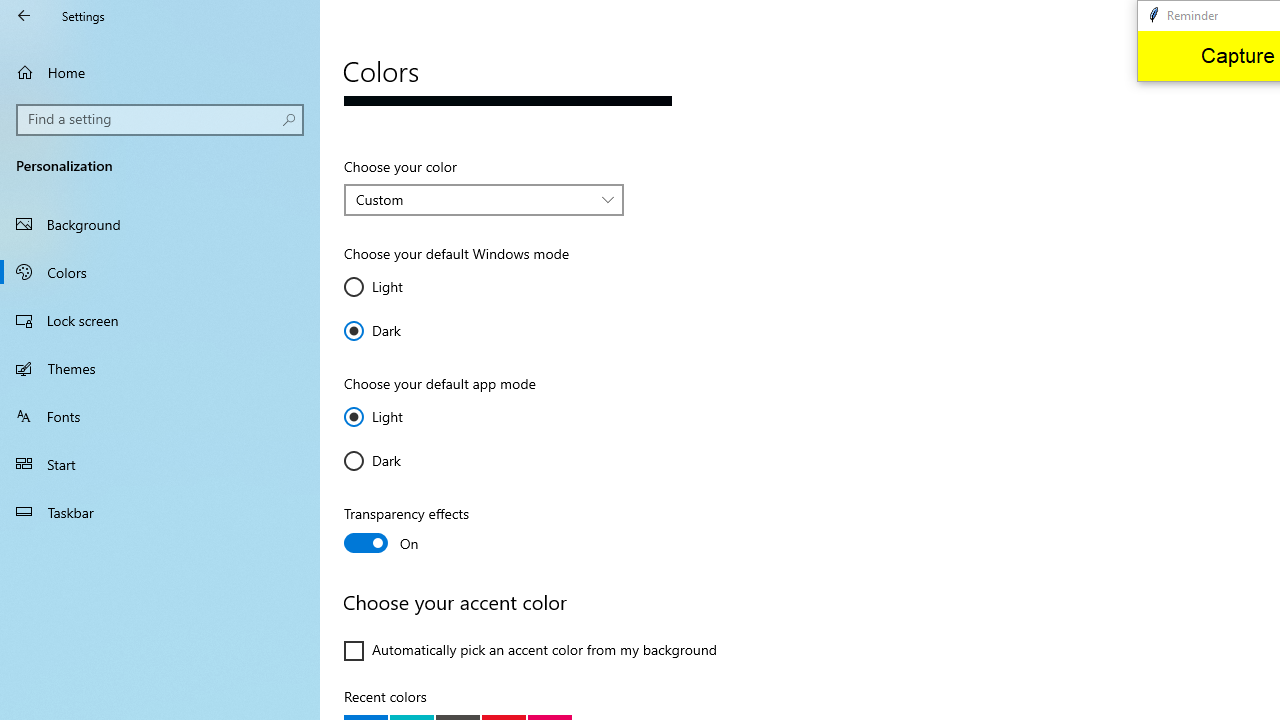 This screenshot has height=720, width=1280. What do you see at coordinates (402, 415) in the screenshot?
I see `'Light'` at bounding box center [402, 415].